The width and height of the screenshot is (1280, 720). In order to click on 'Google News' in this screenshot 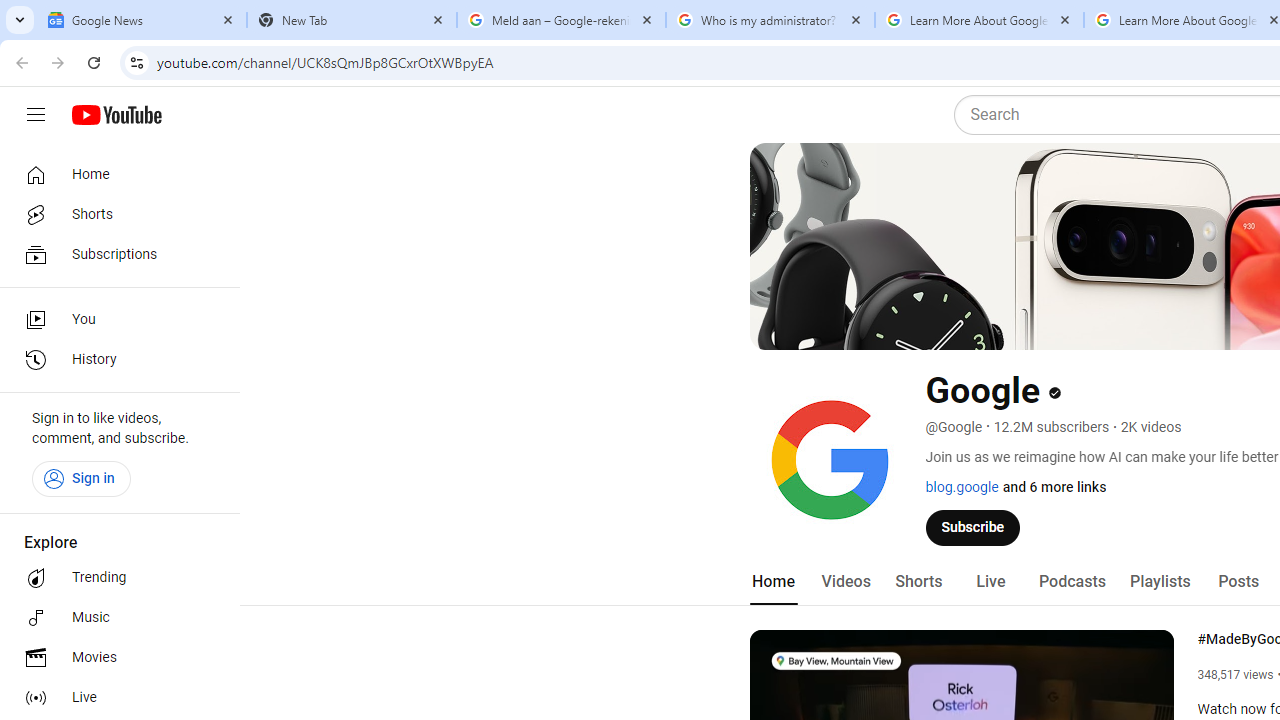, I will do `click(141, 20)`.